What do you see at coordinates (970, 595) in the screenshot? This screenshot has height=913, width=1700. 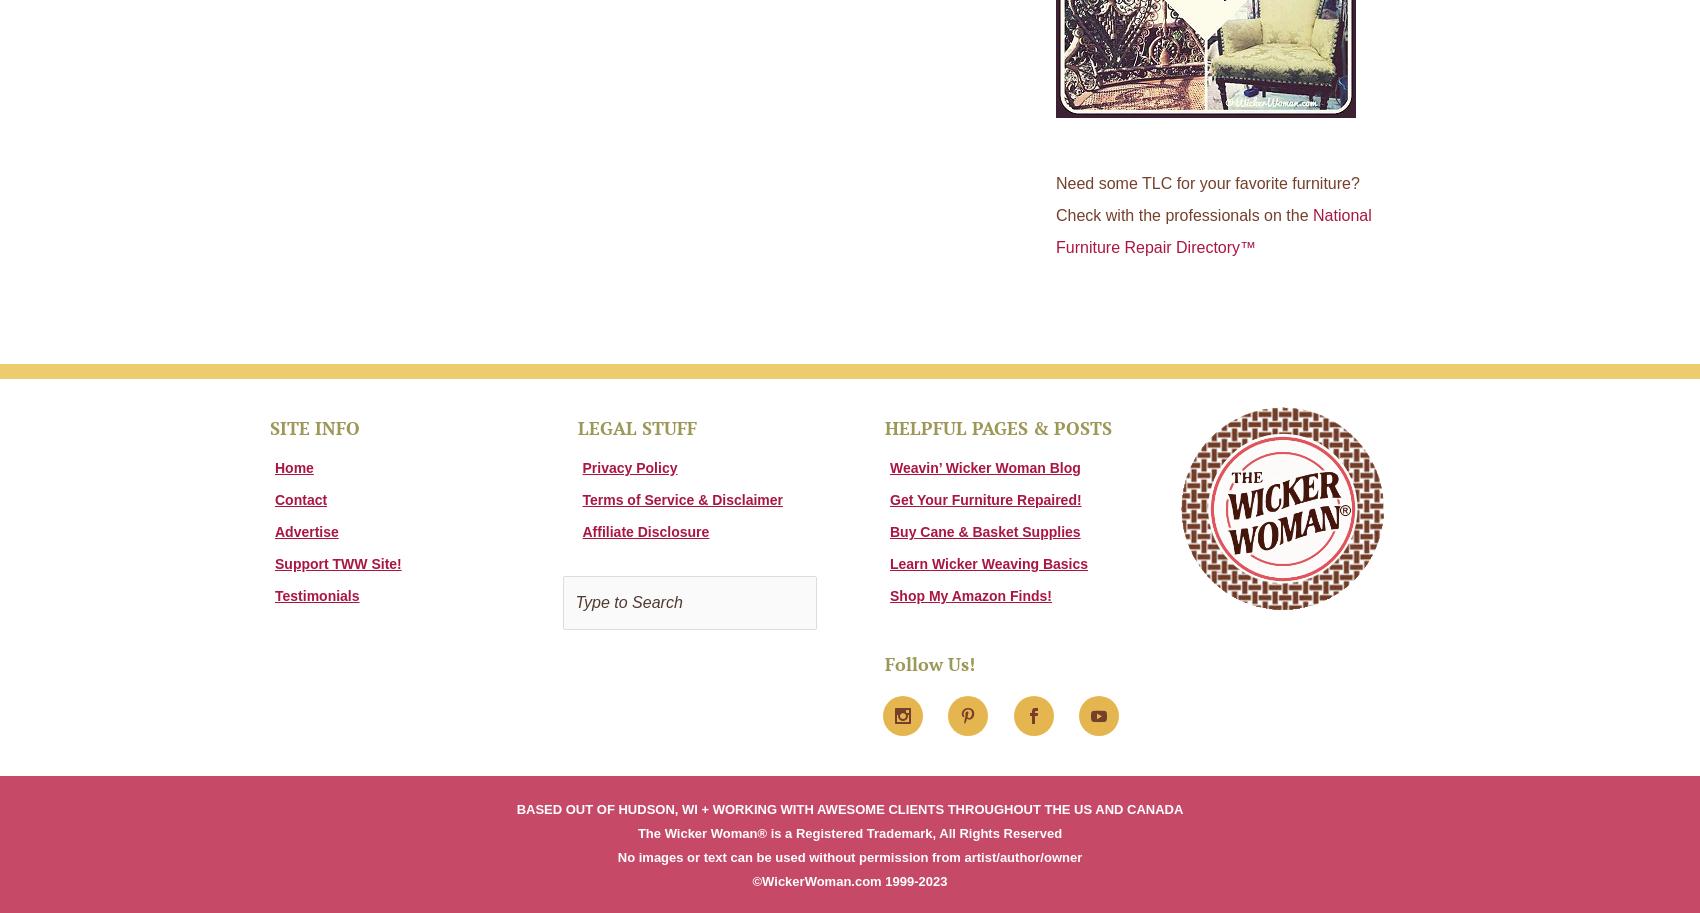 I see `'Shop My Amazon Finds!'` at bounding box center [970, 595].